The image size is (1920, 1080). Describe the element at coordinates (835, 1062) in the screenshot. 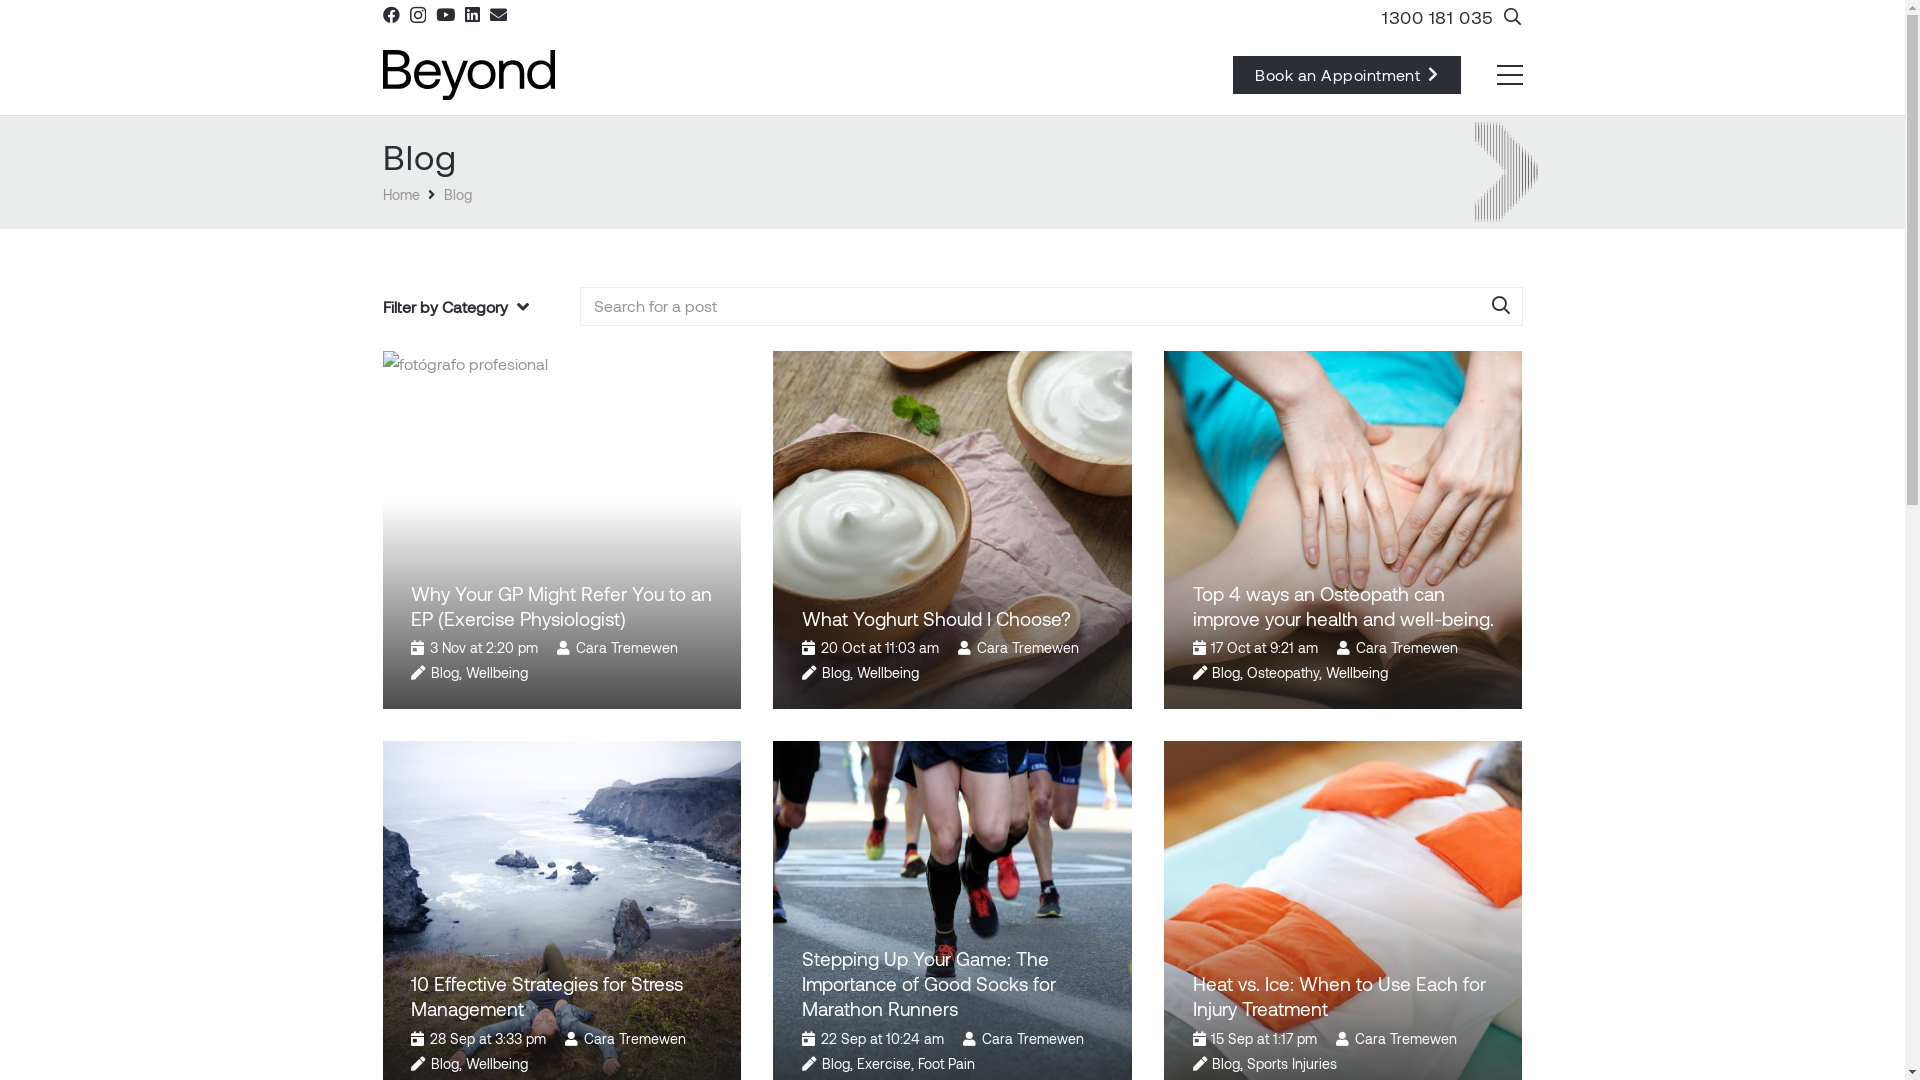

I see `'Blog'` at that location.